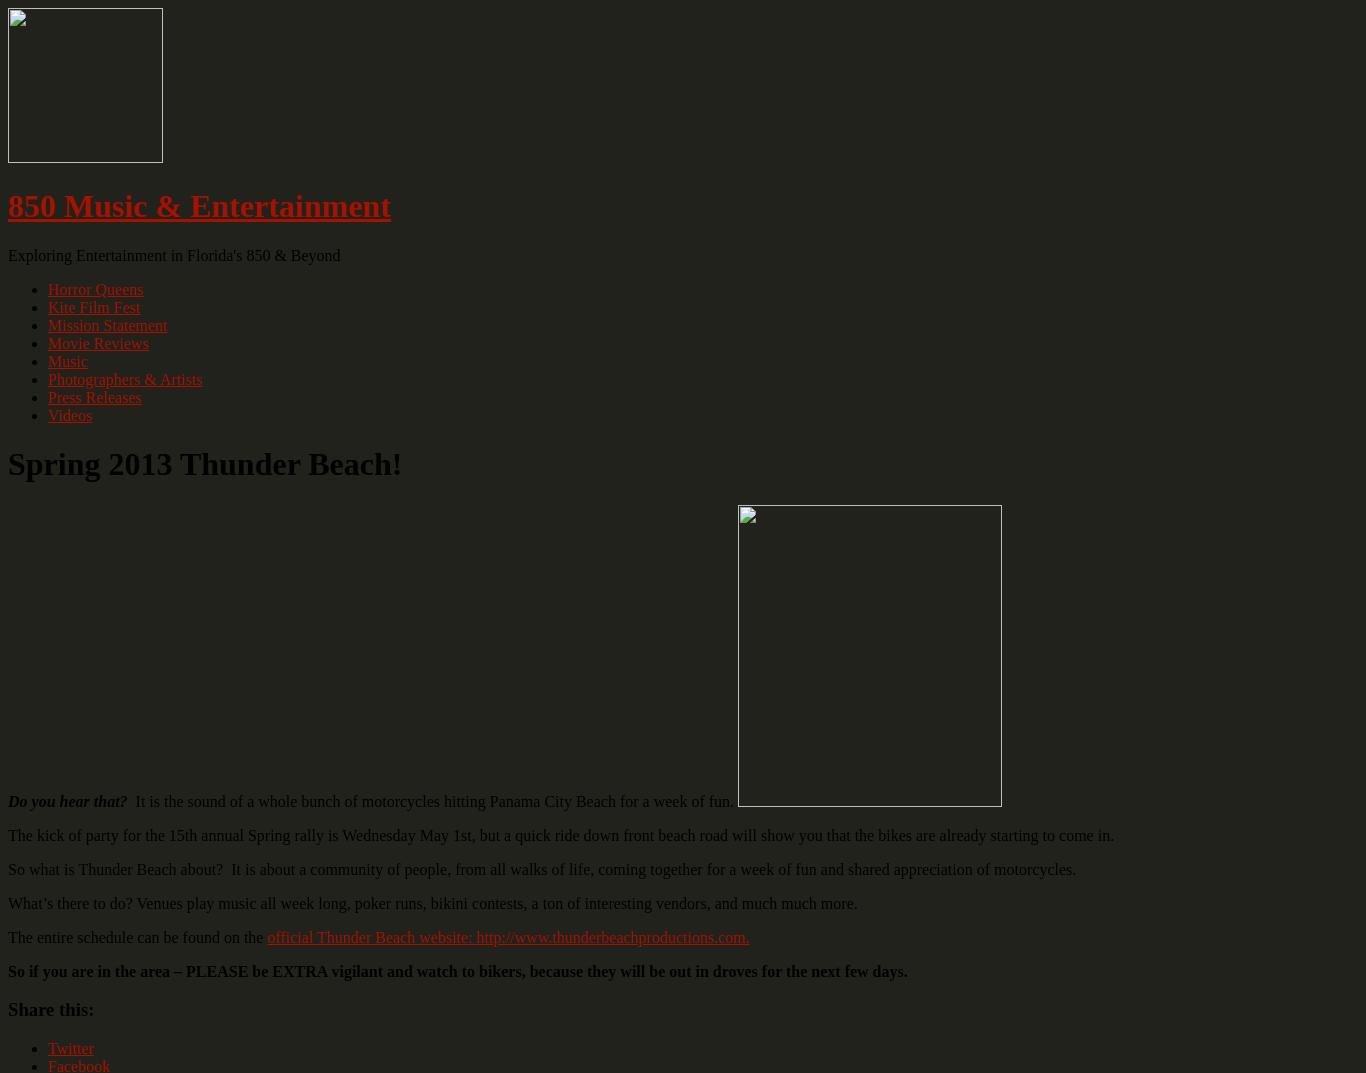 This screenshot has width=1366, height=1073. What do you see at coordinates (94, 395) in the screenshot?
I see `'Press Releases'` at bounding box center [94, 395].